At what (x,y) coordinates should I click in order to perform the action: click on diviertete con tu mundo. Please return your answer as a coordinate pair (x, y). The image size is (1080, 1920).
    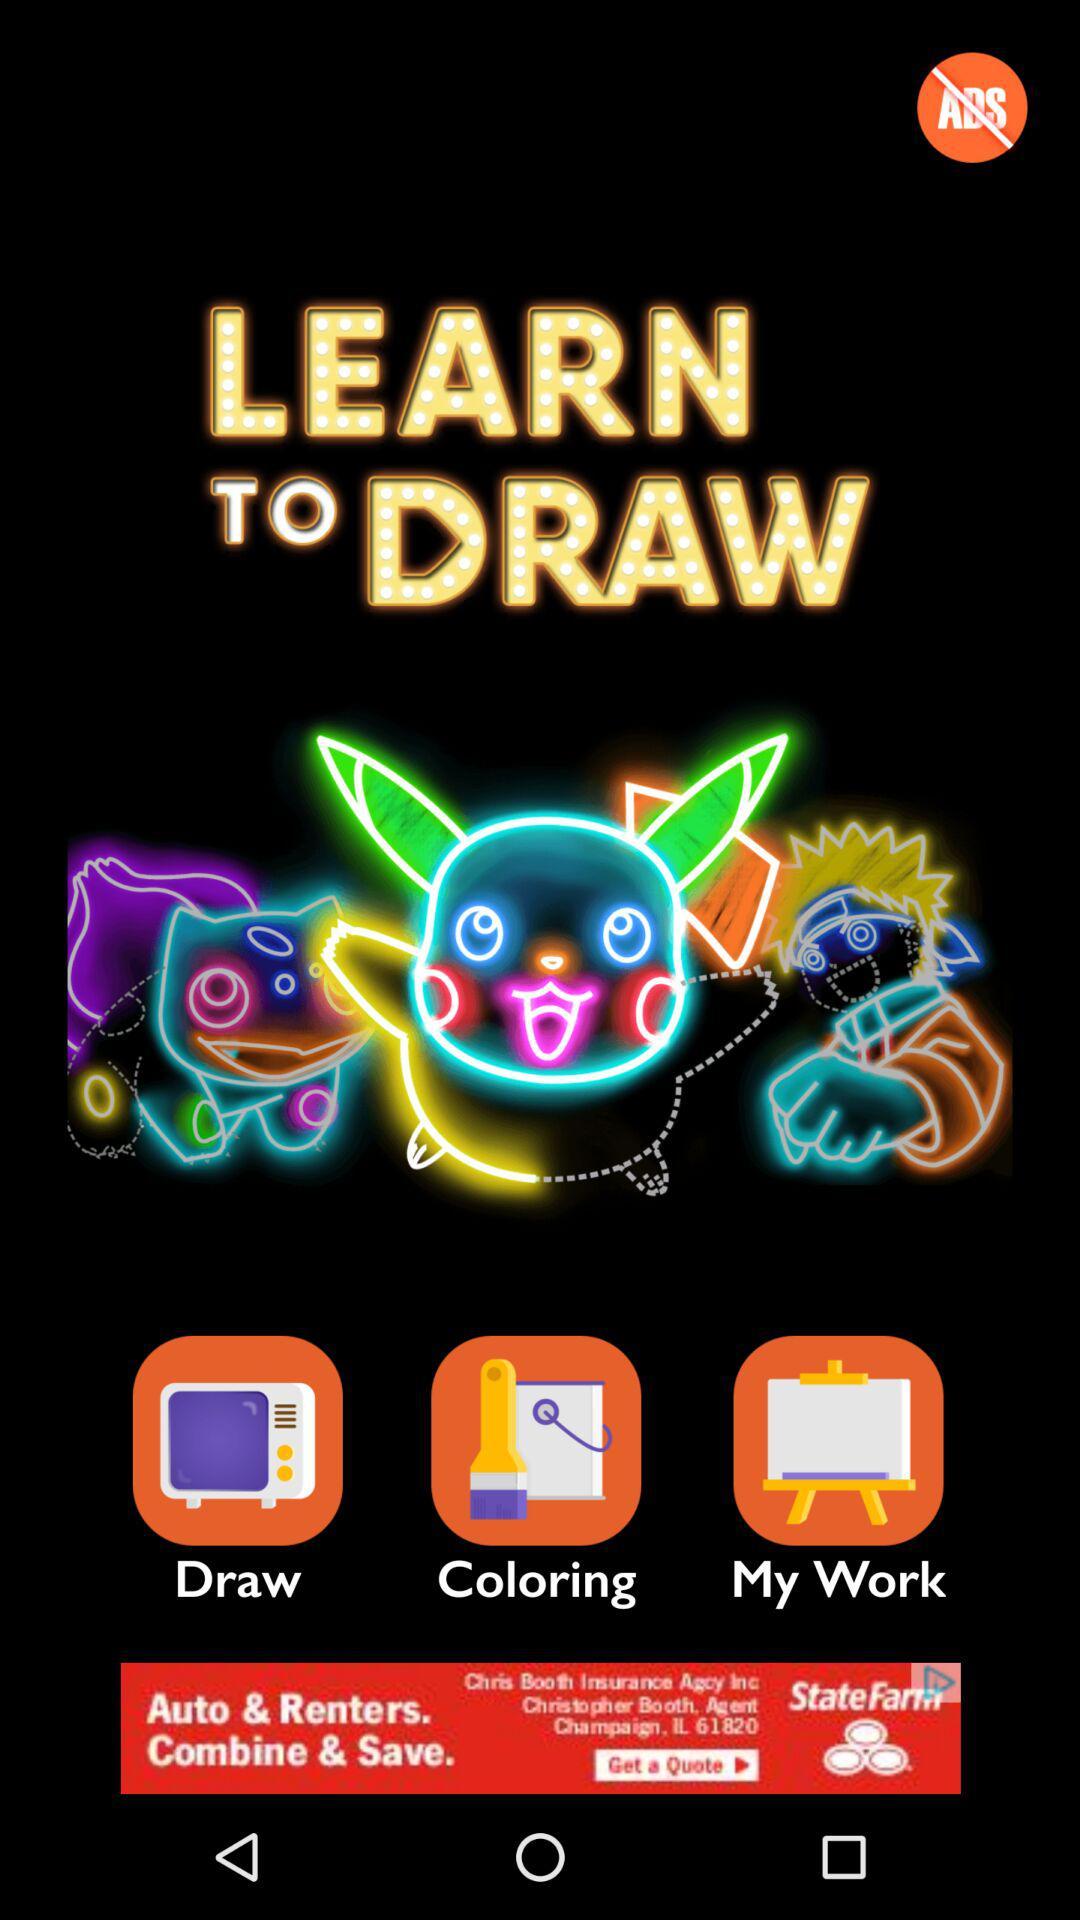
    Looking at the image, I should click on (535, 1441).